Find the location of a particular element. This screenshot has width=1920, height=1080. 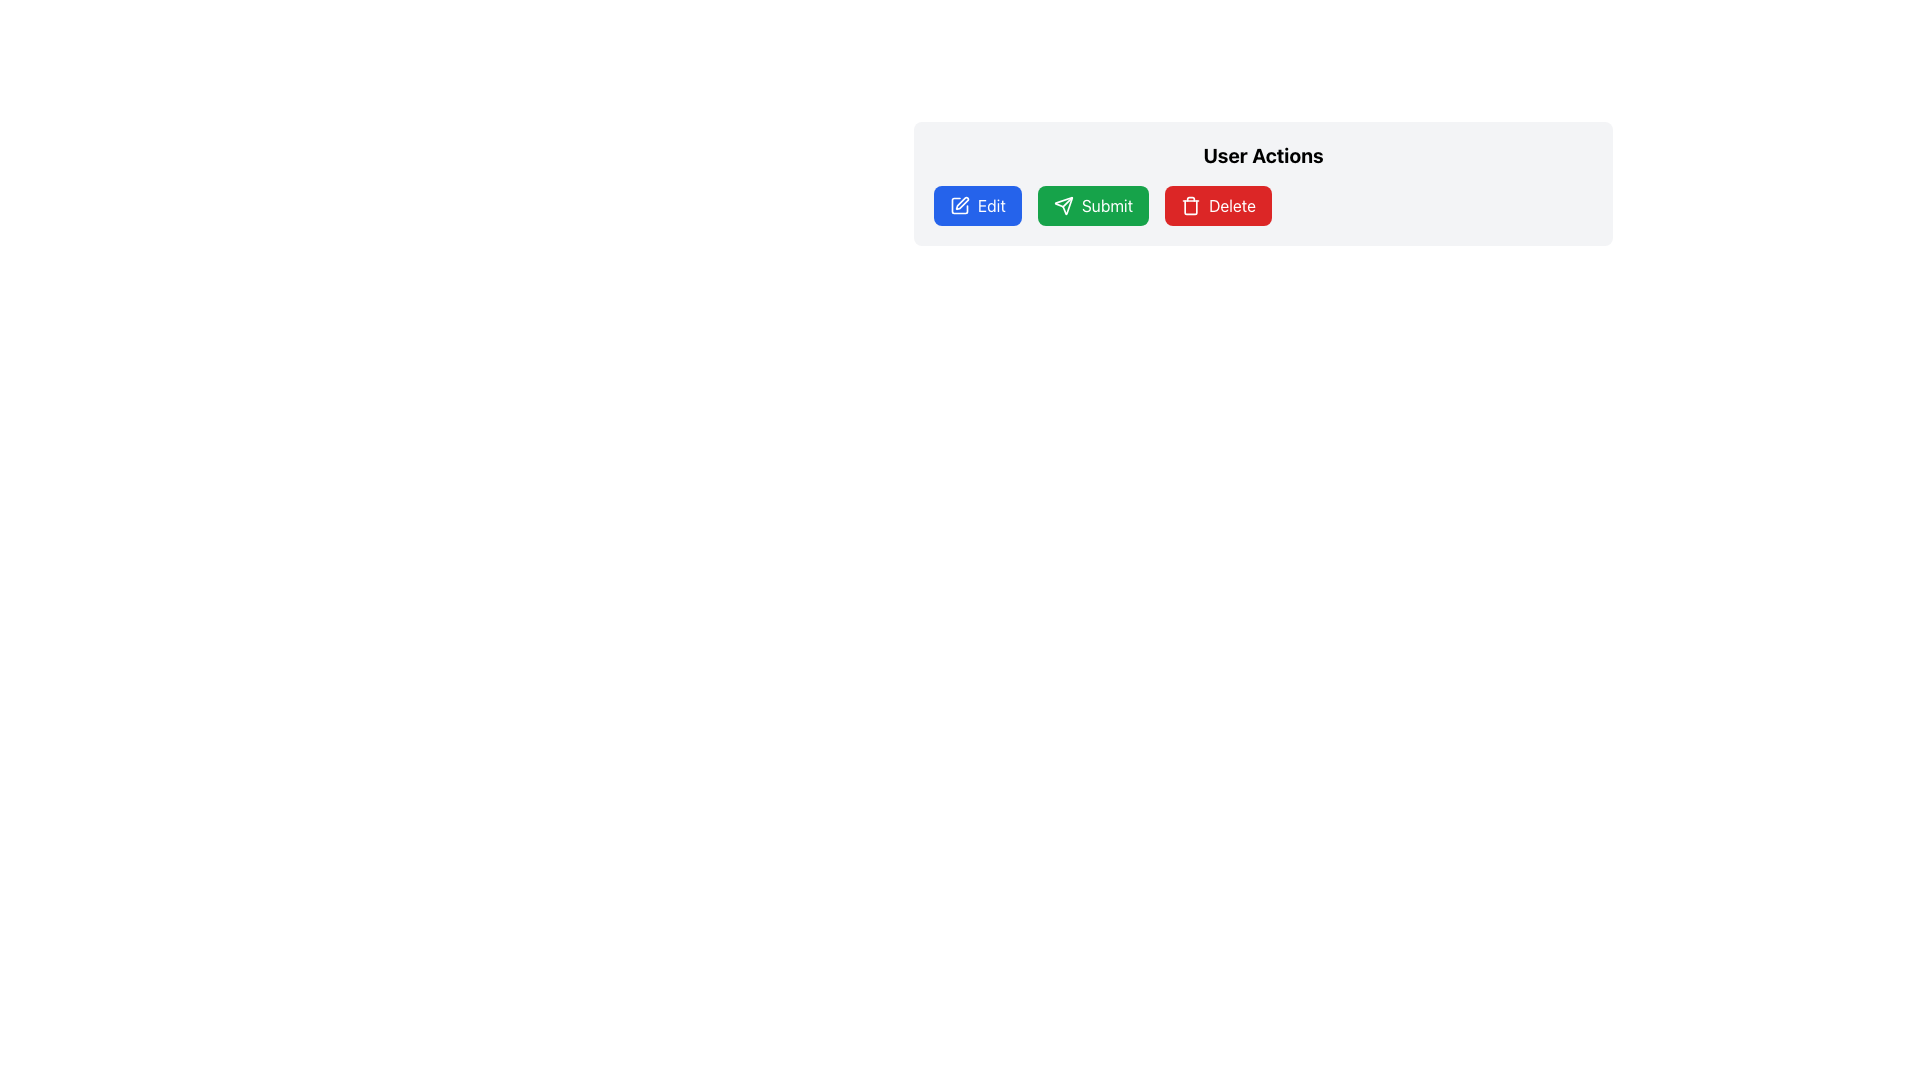

the paper airplane icon within the green 'Submit' button is located at coordinates (1062, 205).